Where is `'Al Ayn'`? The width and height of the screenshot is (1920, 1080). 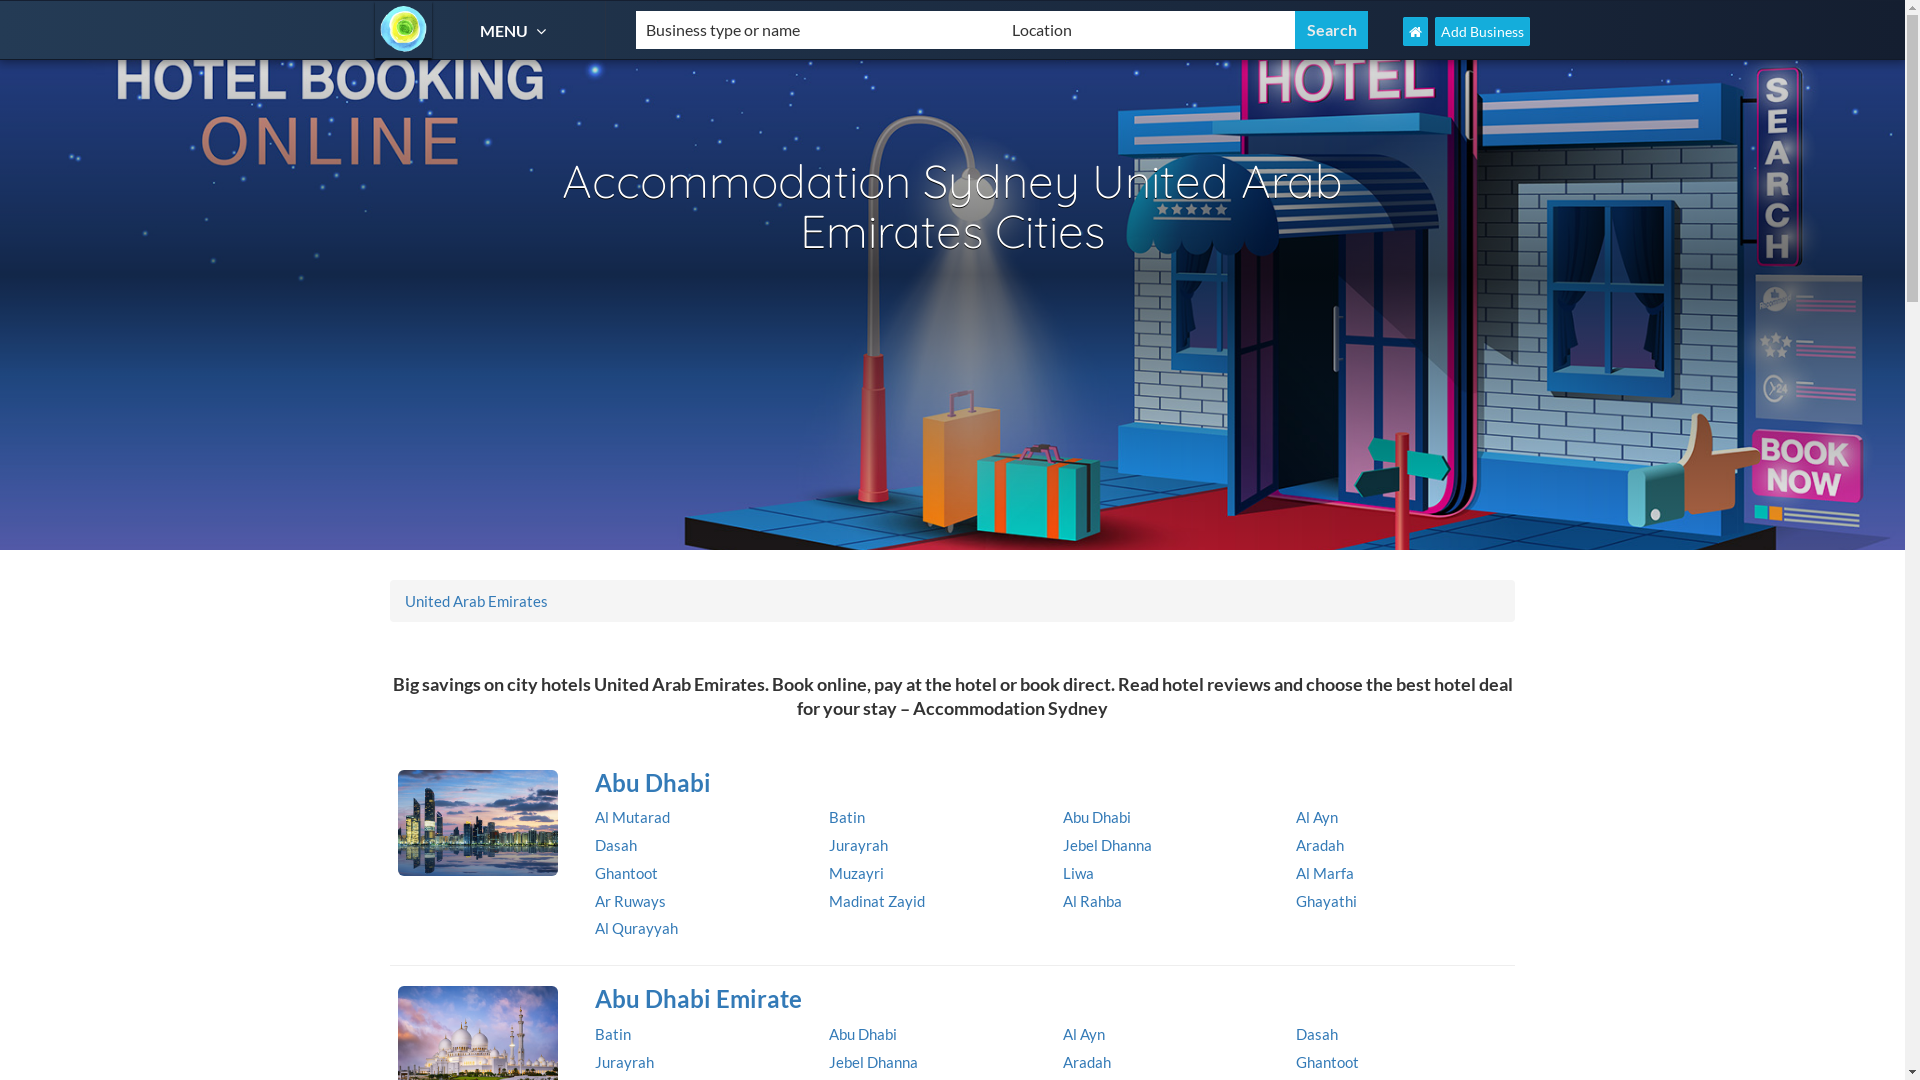 'Al Ayn' is located at coordinates (1082, 1033).